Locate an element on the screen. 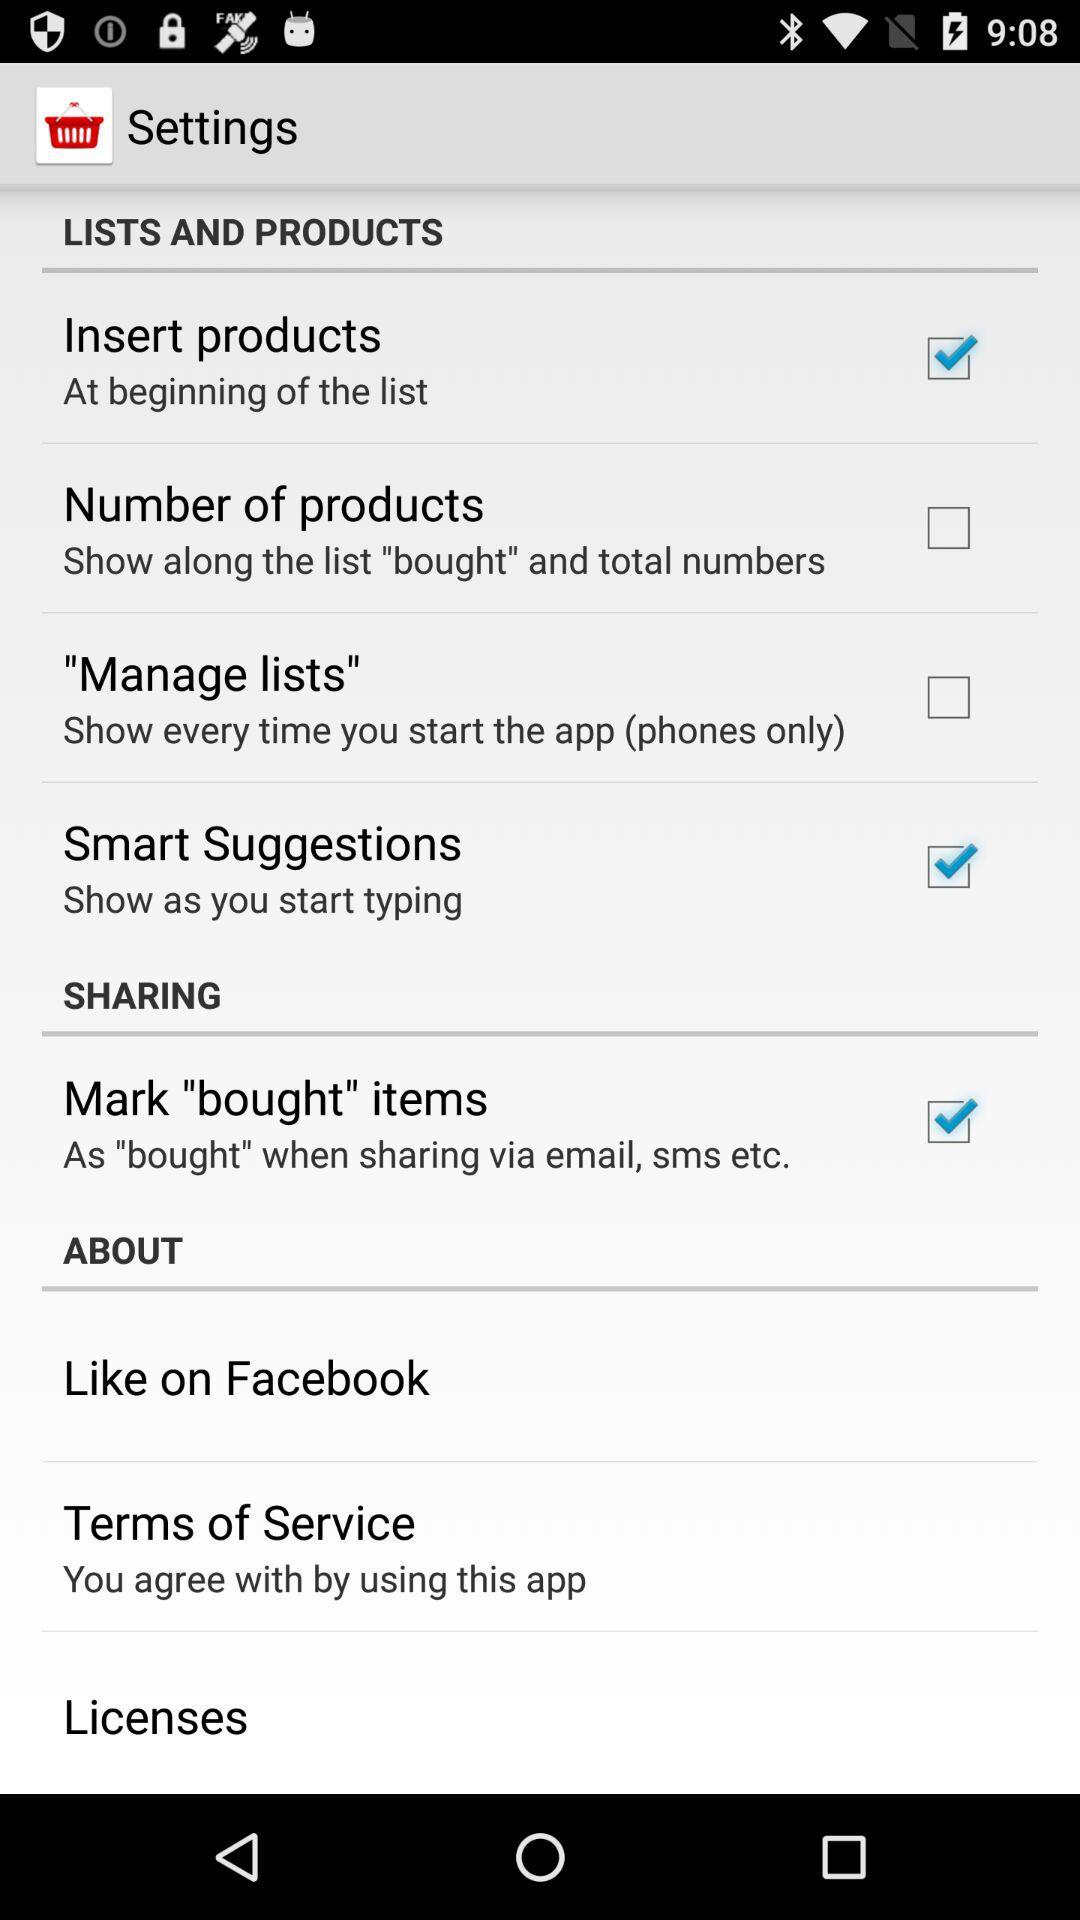 This screenshot has height=1920, width=1080. the icon below the about icon is located at coordinates (245, 1375).